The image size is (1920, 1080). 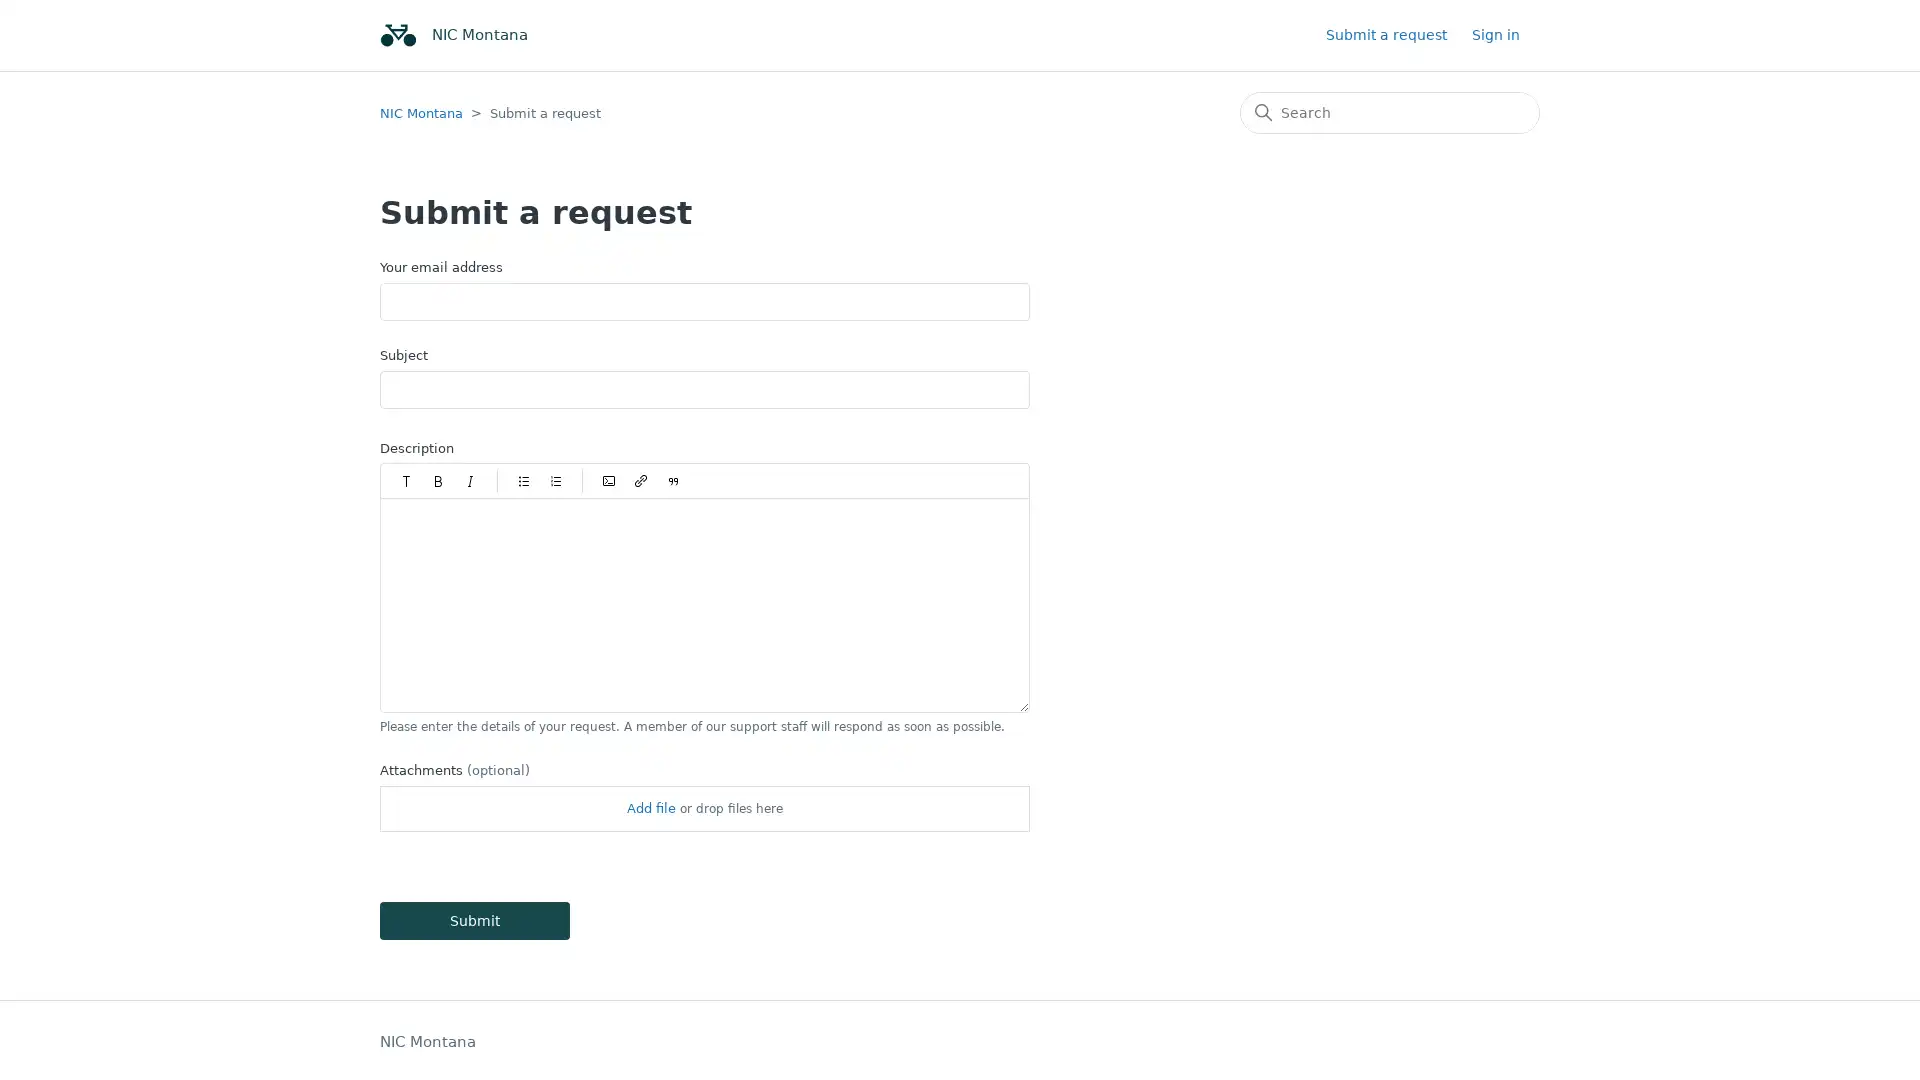 I want to click on Numbered list, so click(x=556, y=481).